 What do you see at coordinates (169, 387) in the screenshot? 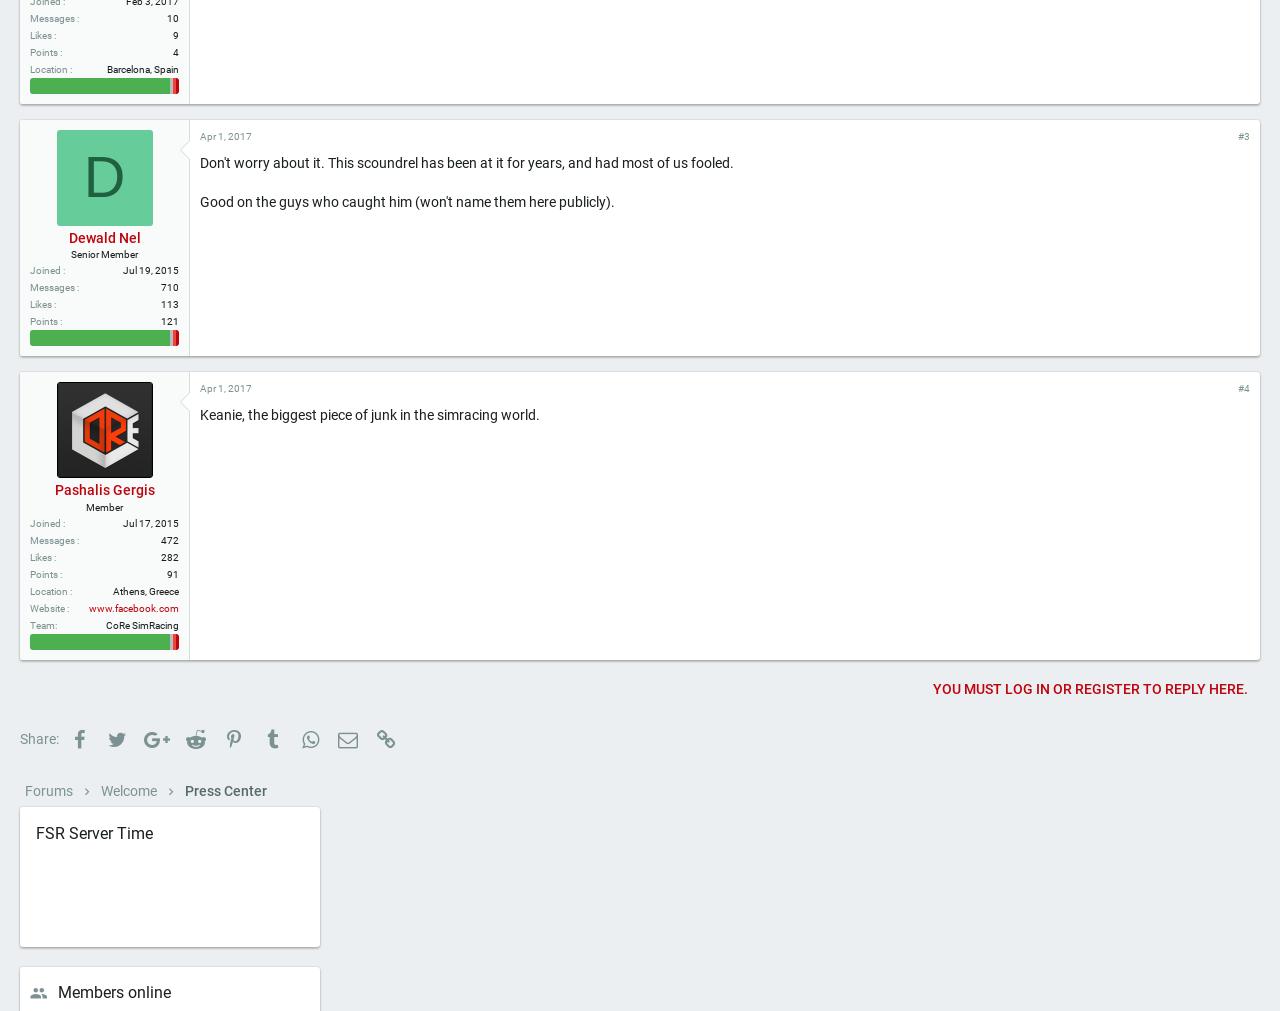
I see `'121'` at bounding box center [169, 387].